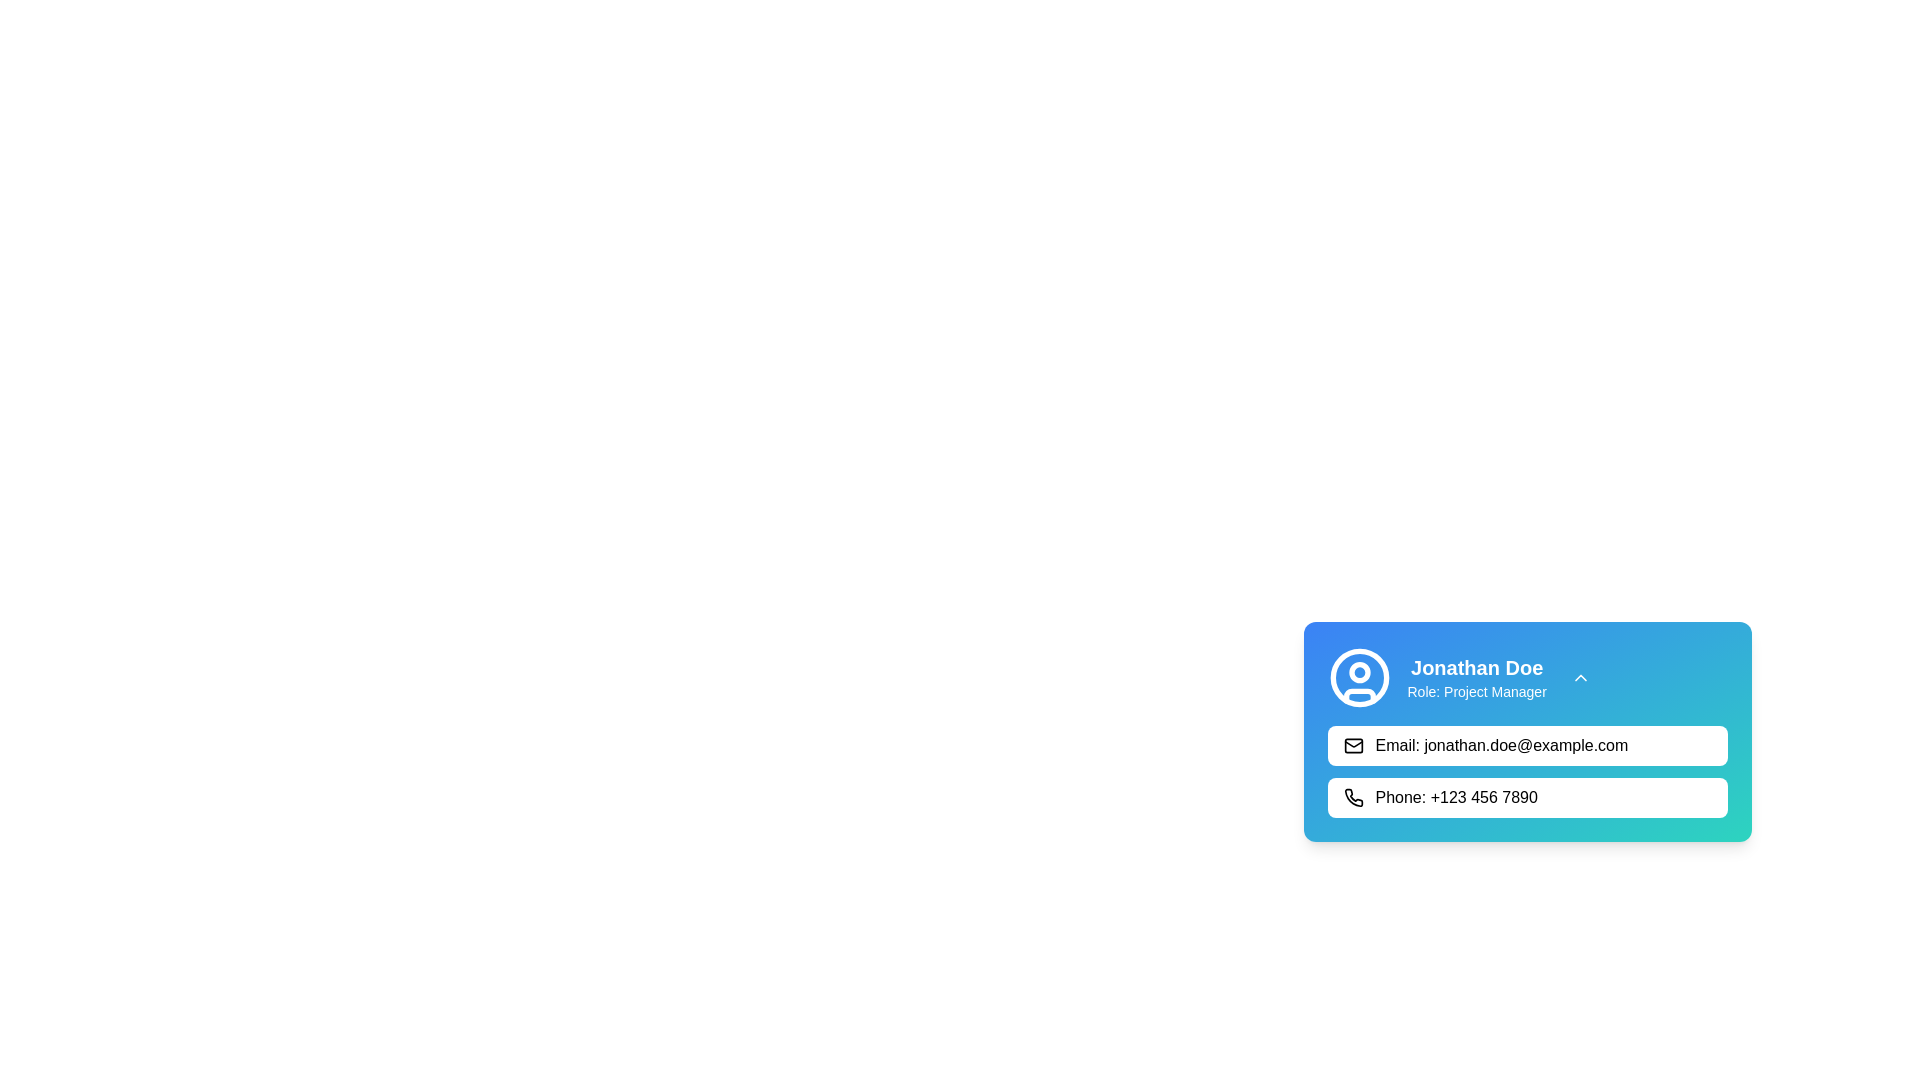 Image resolution: width=1920 pixels, height=1080 pixels. Describe the element at coordinates (1477, 690) in the screenshot. I see `text label that displays the role or position of the user below the name 'Jonathan Doe' in the user profile card` at that location.